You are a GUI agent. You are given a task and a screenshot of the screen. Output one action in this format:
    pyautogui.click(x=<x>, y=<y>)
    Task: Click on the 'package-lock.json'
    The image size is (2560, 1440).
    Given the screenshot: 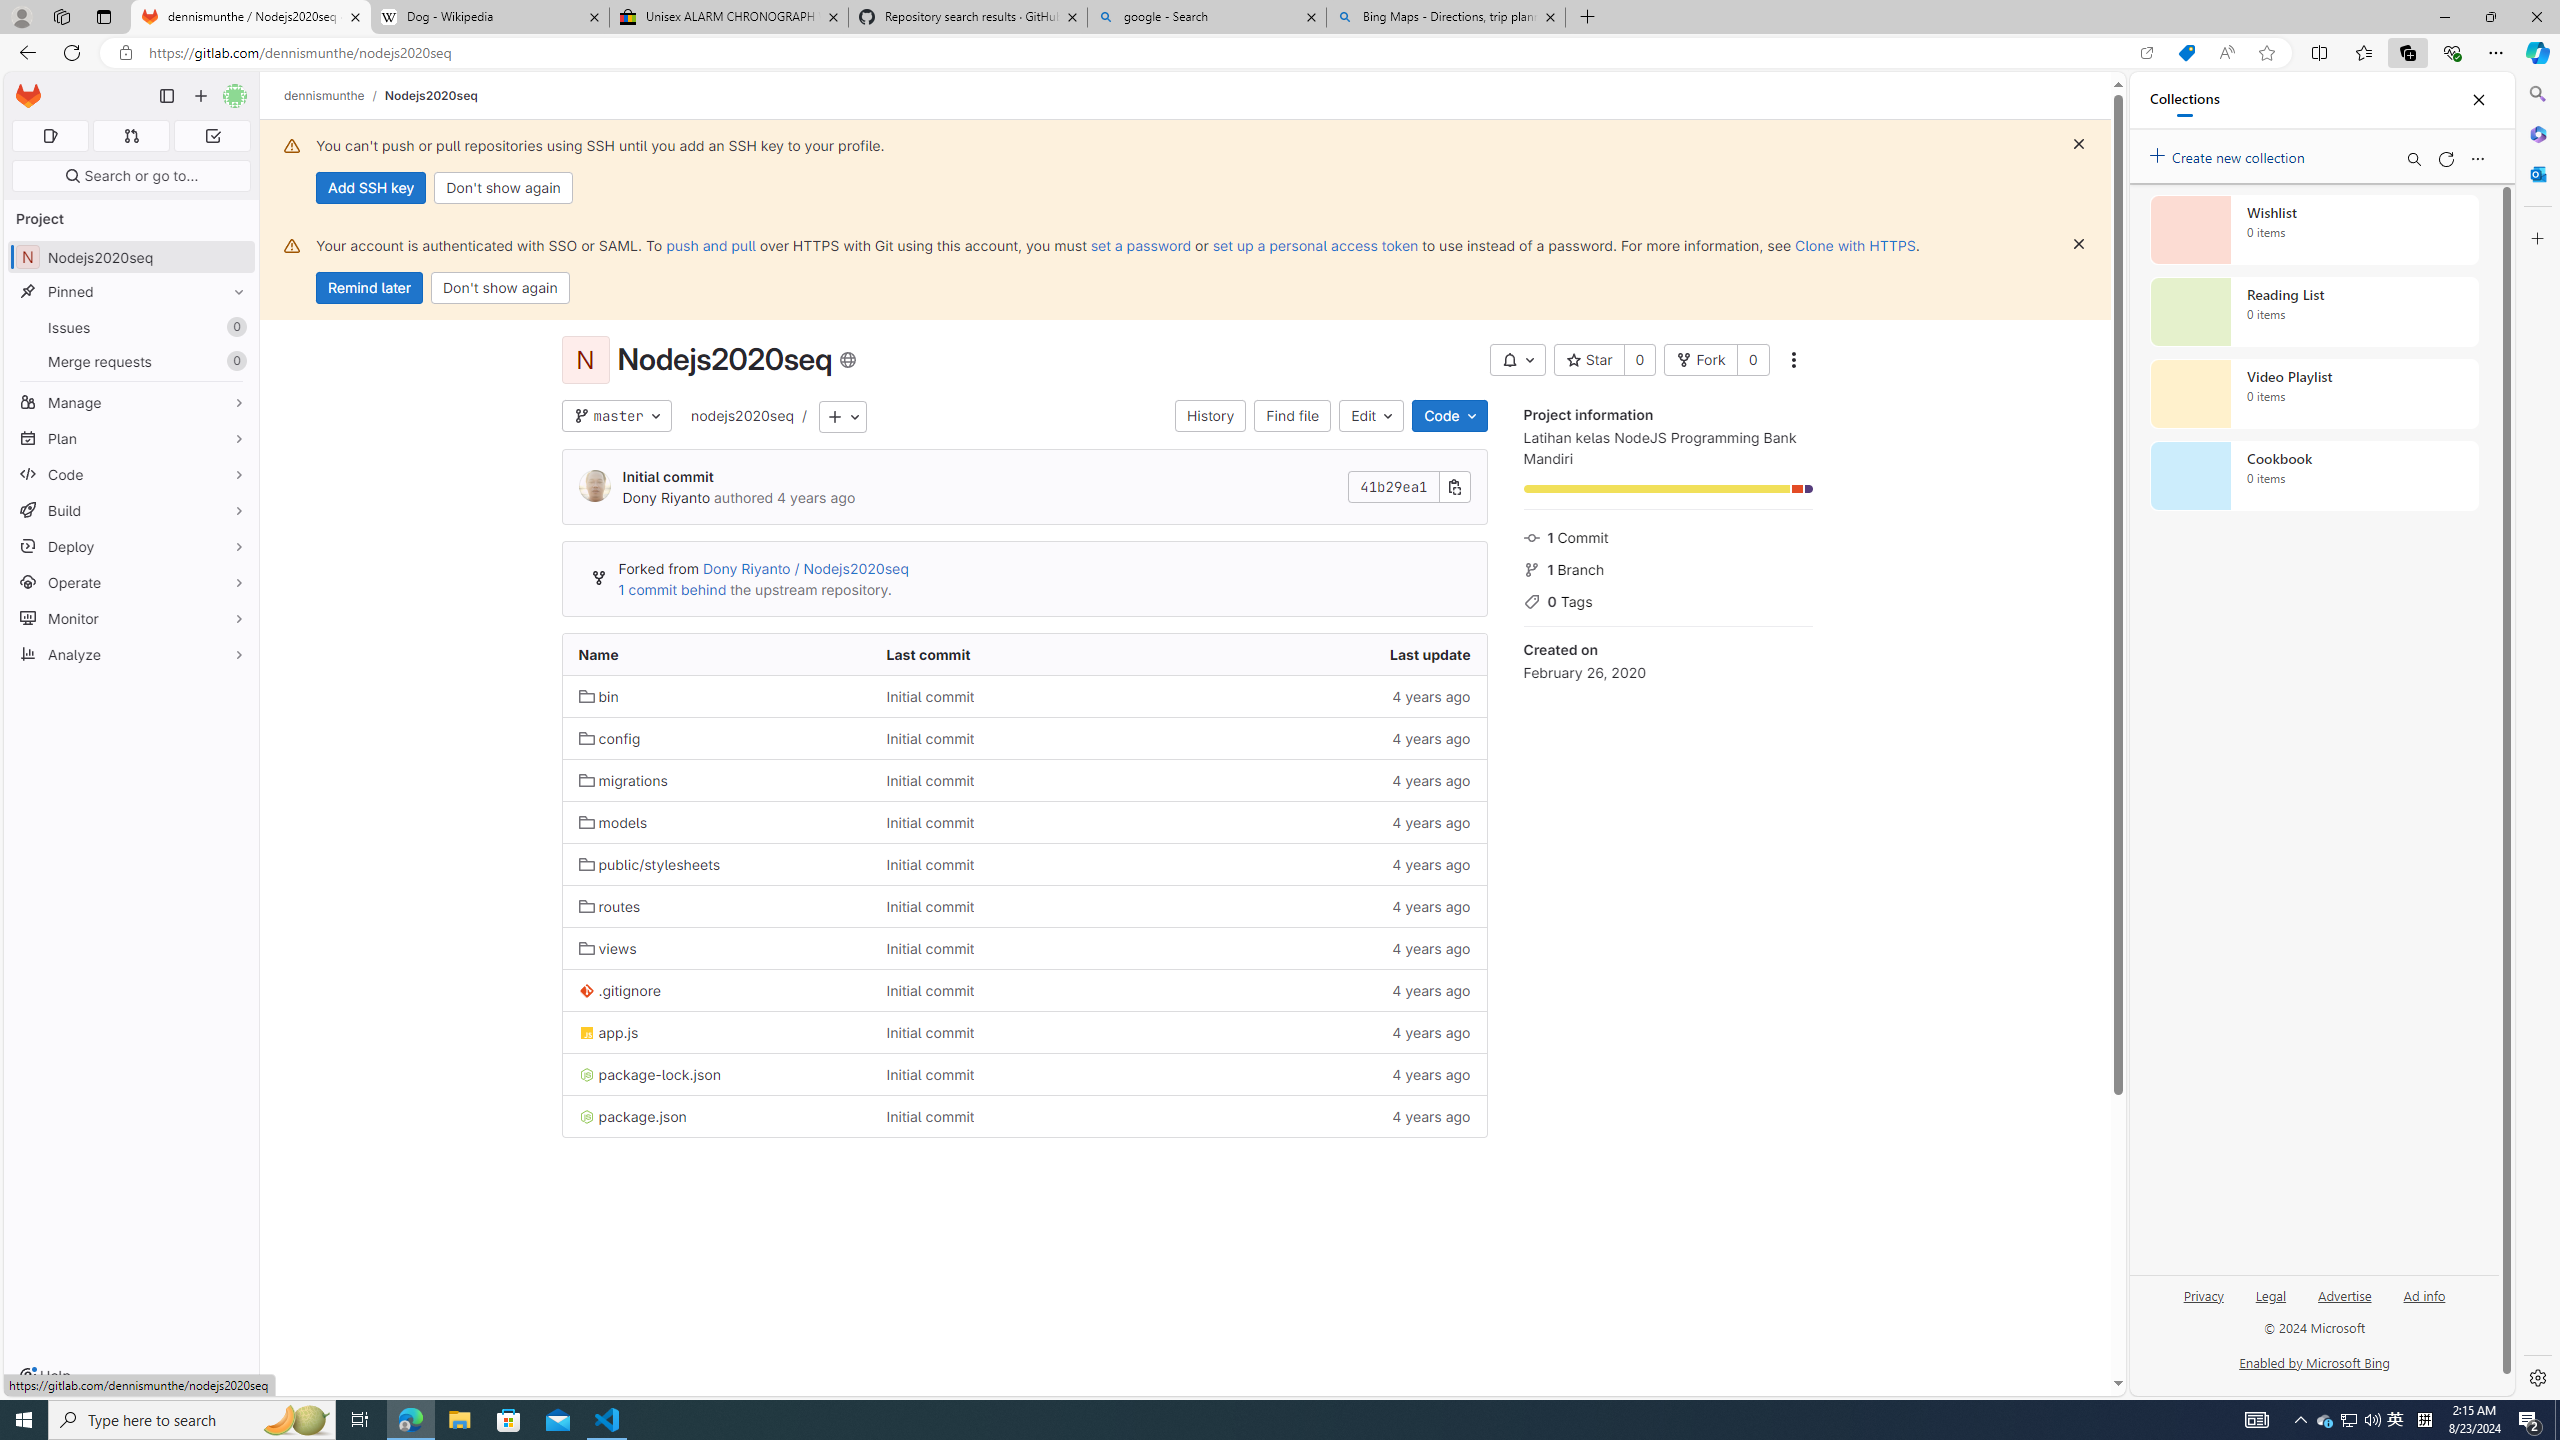 What is the action you would take?
    pyautogui.click(x=649, y=1073)
    